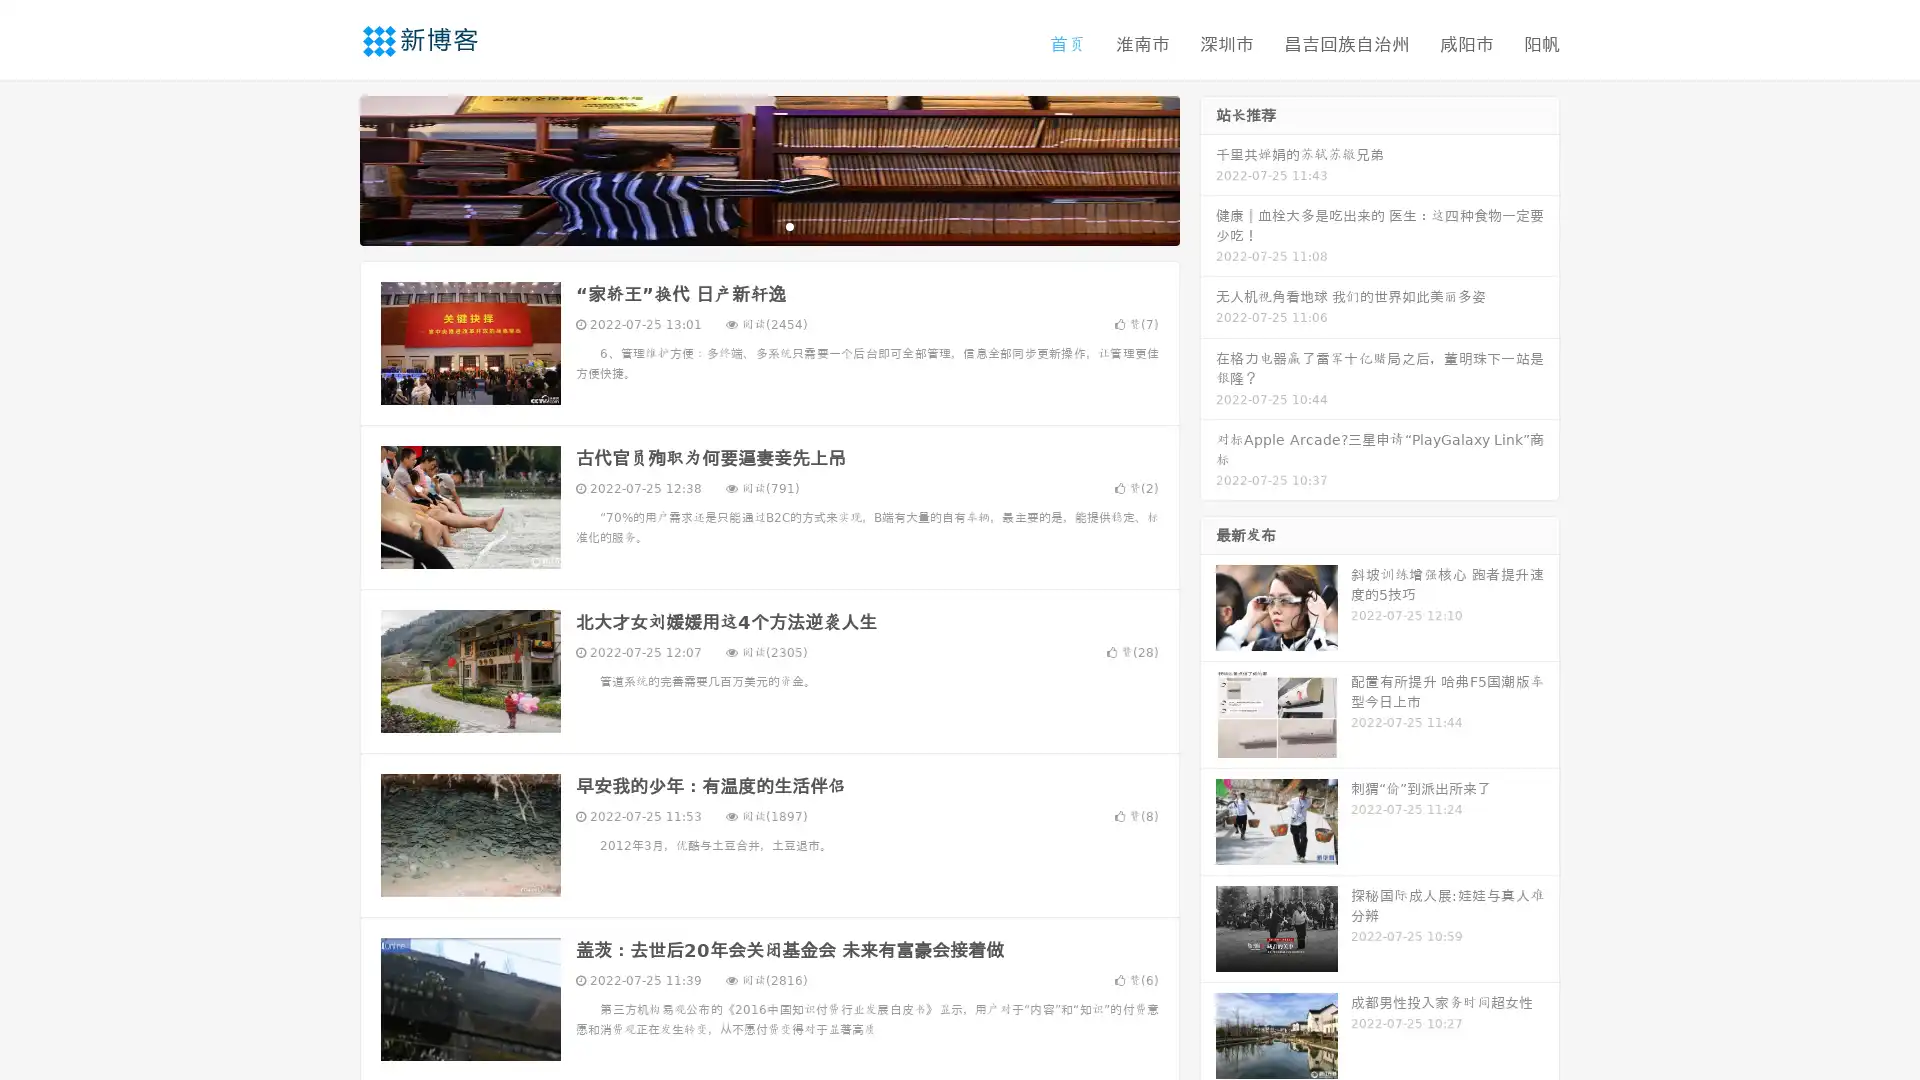 The image size is (1920, 1080). What do you see at coordinates (1208, 168) in the screenshot?
I see `Next slide` at bounding box center [1208, 168].